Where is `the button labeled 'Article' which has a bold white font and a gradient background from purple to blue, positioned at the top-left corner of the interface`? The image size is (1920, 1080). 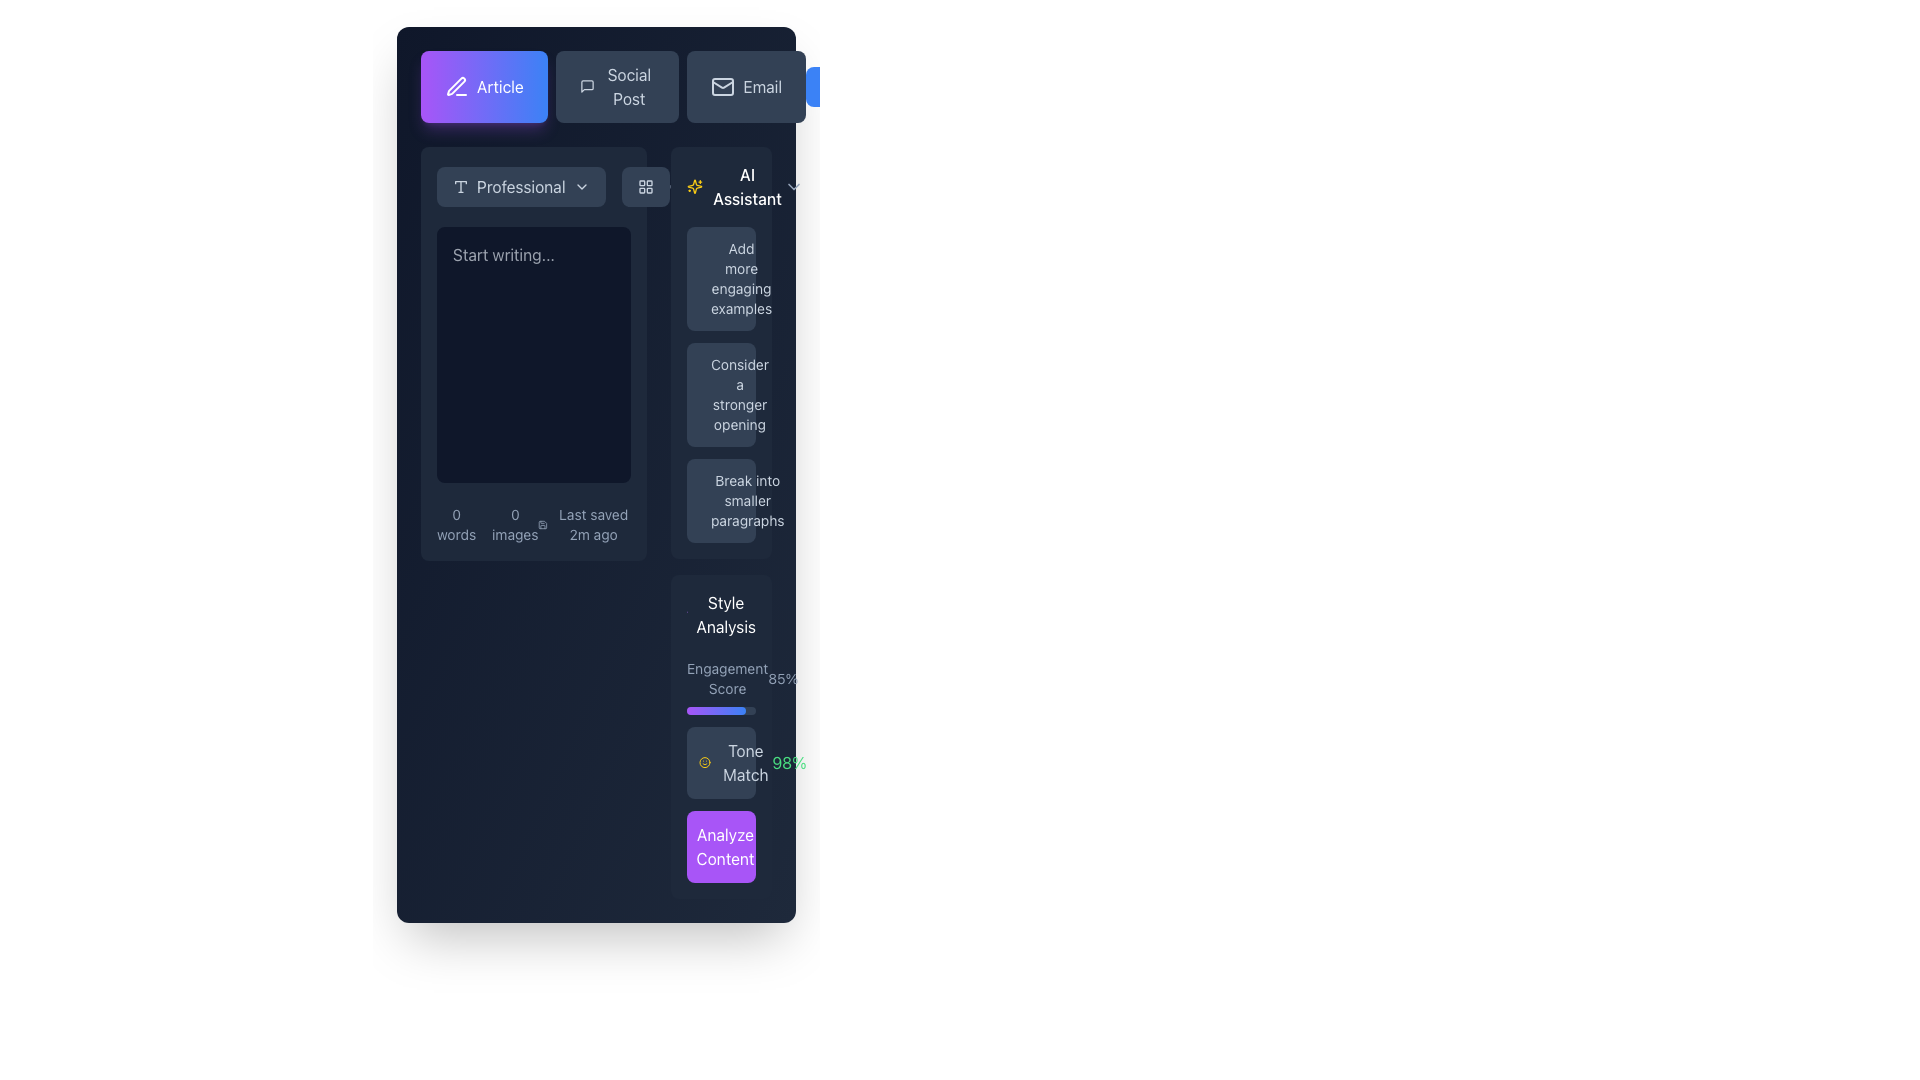 the button labeled 'Article' which has a bold white font and a gradient background from purple to blue, positioned at the top-left corner of the interface is located at coordinates (500, 86).